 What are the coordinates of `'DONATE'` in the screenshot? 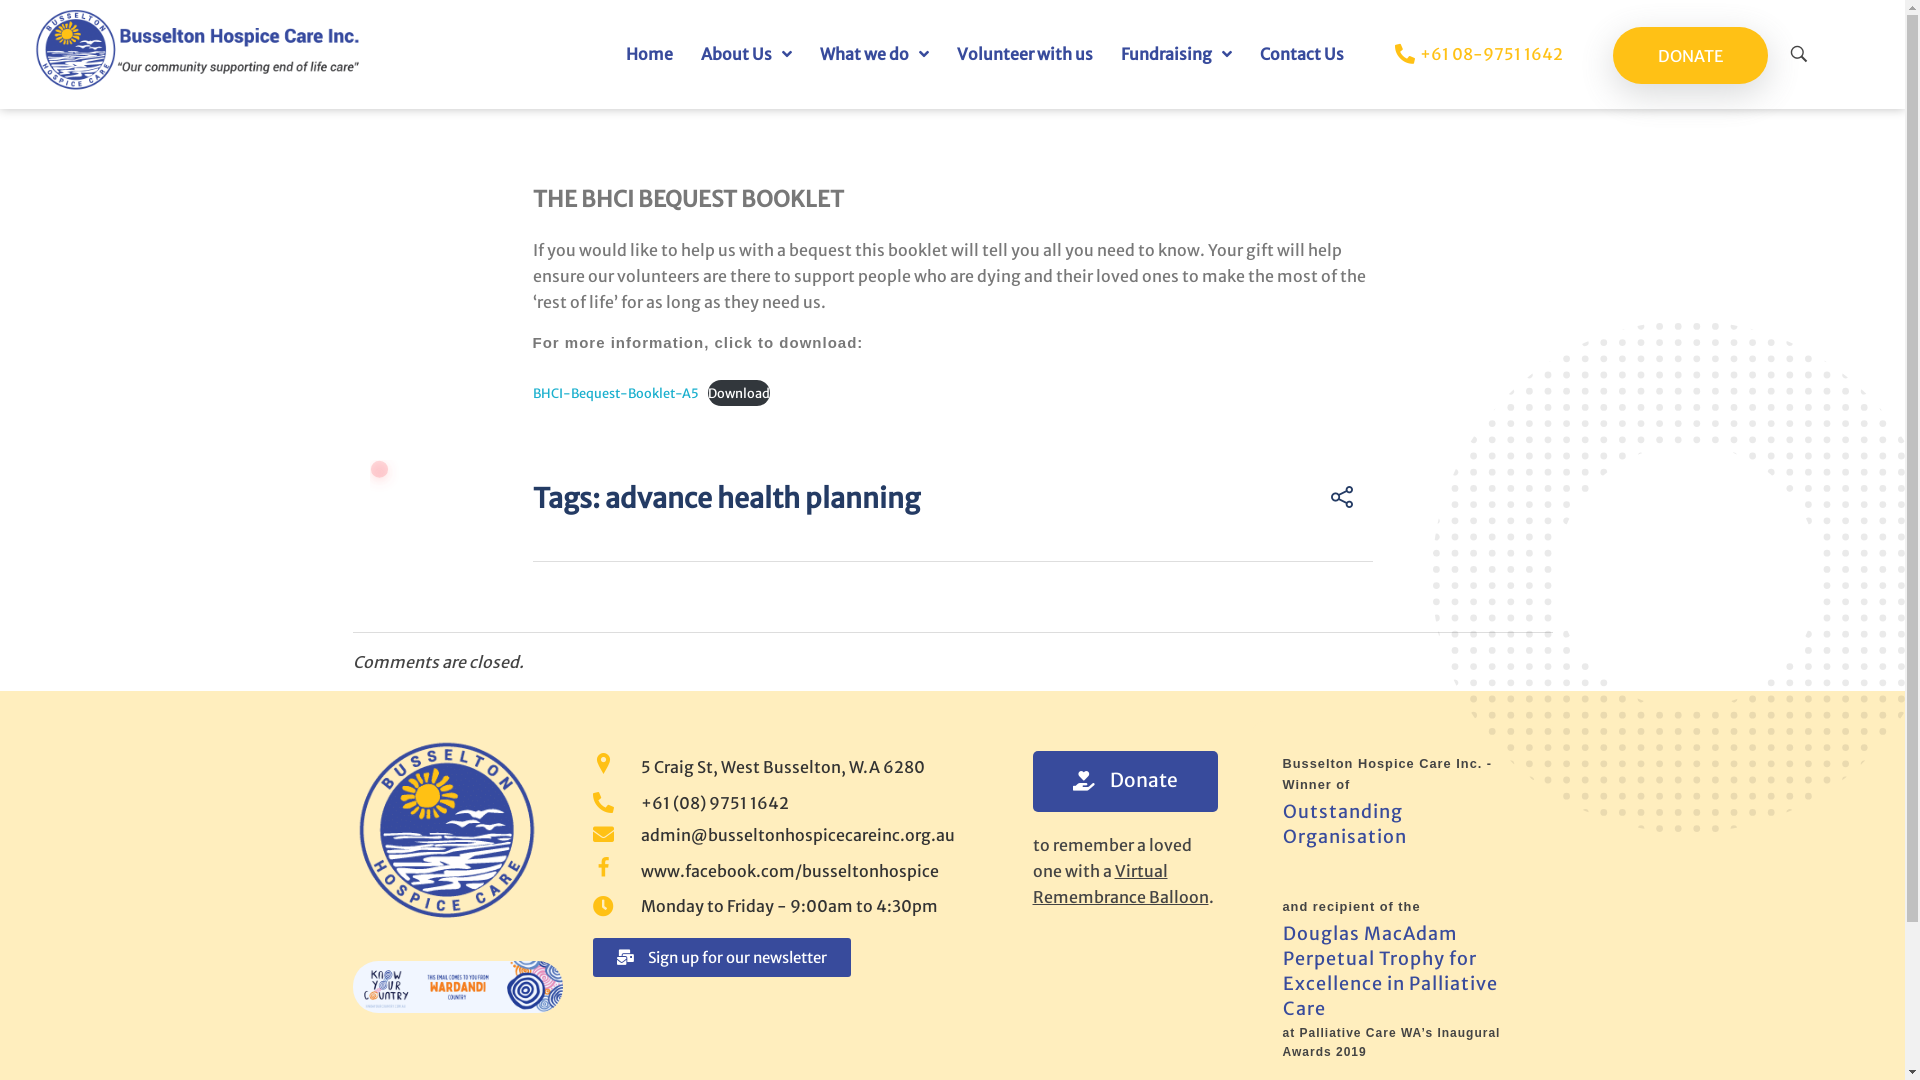 It's located at (1689, 54).